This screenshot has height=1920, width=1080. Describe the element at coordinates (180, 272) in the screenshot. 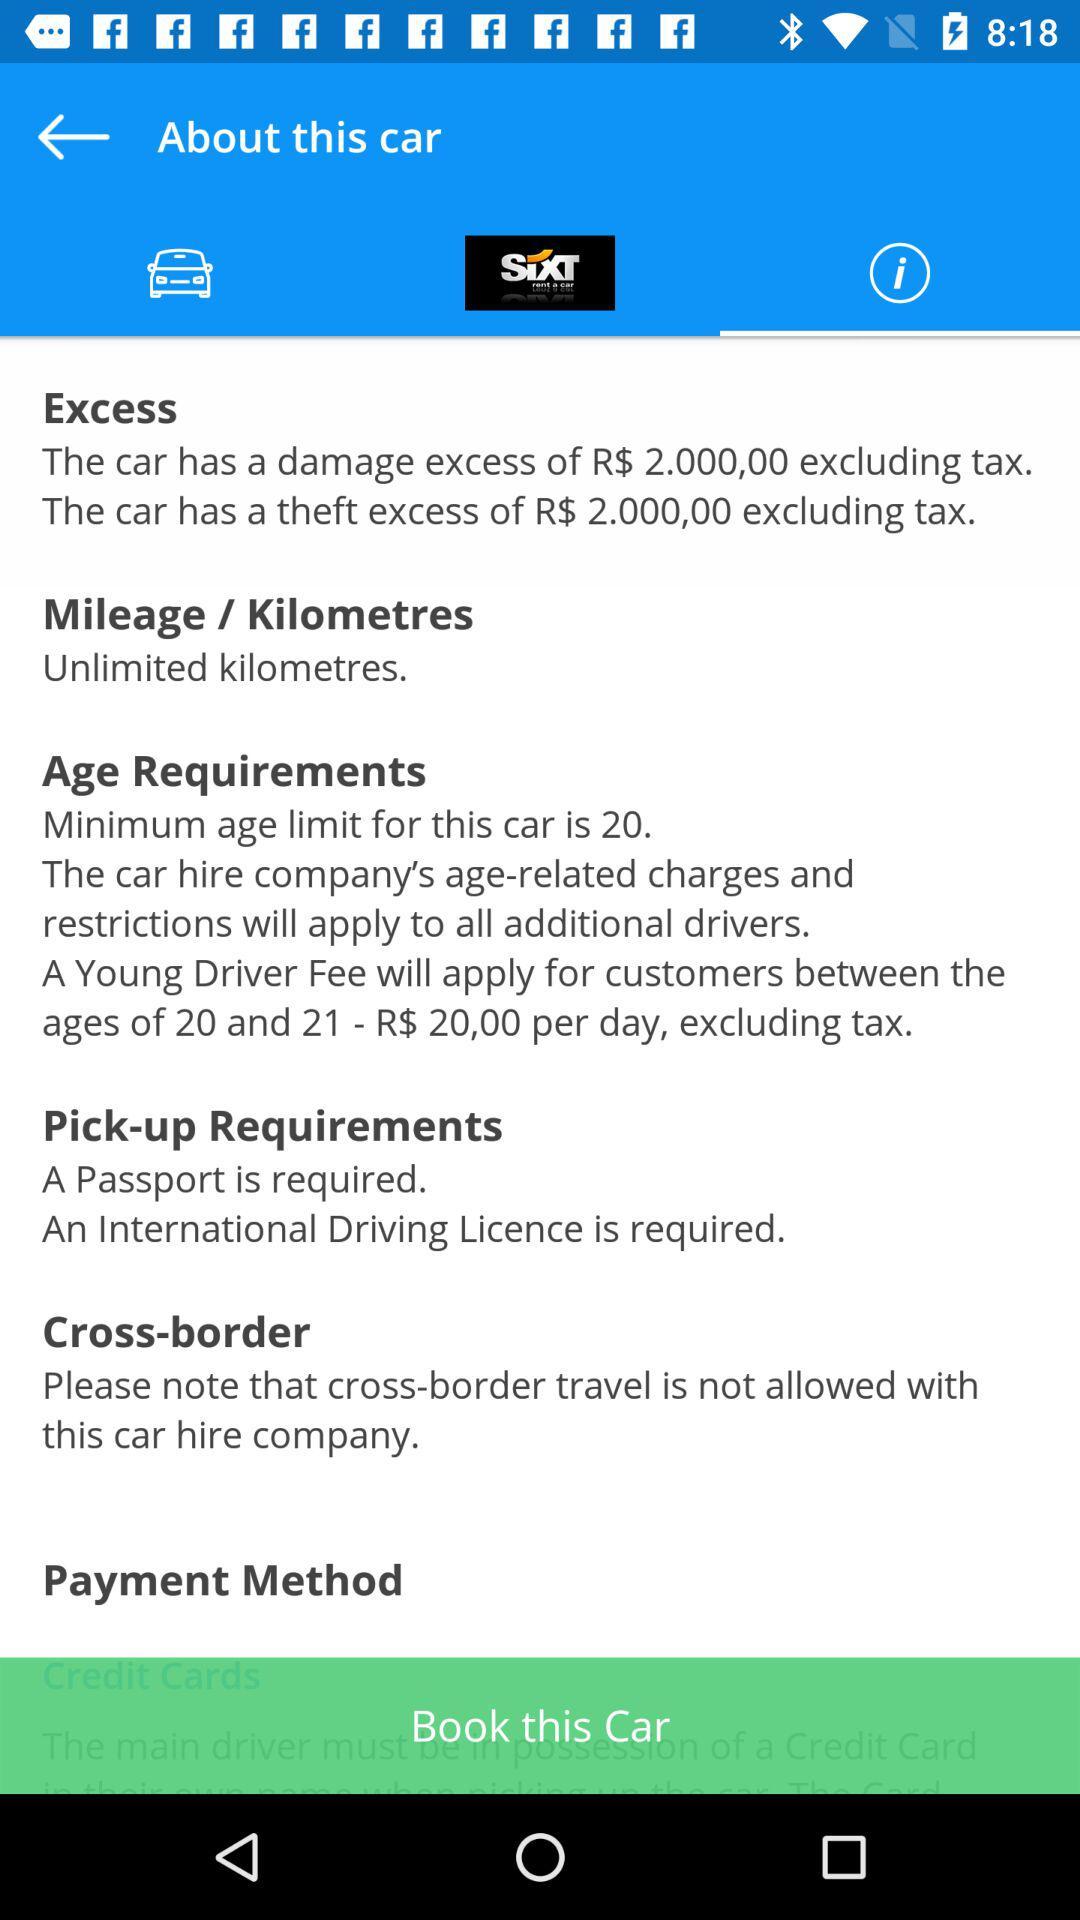

I see `the car image in the page` at that location.